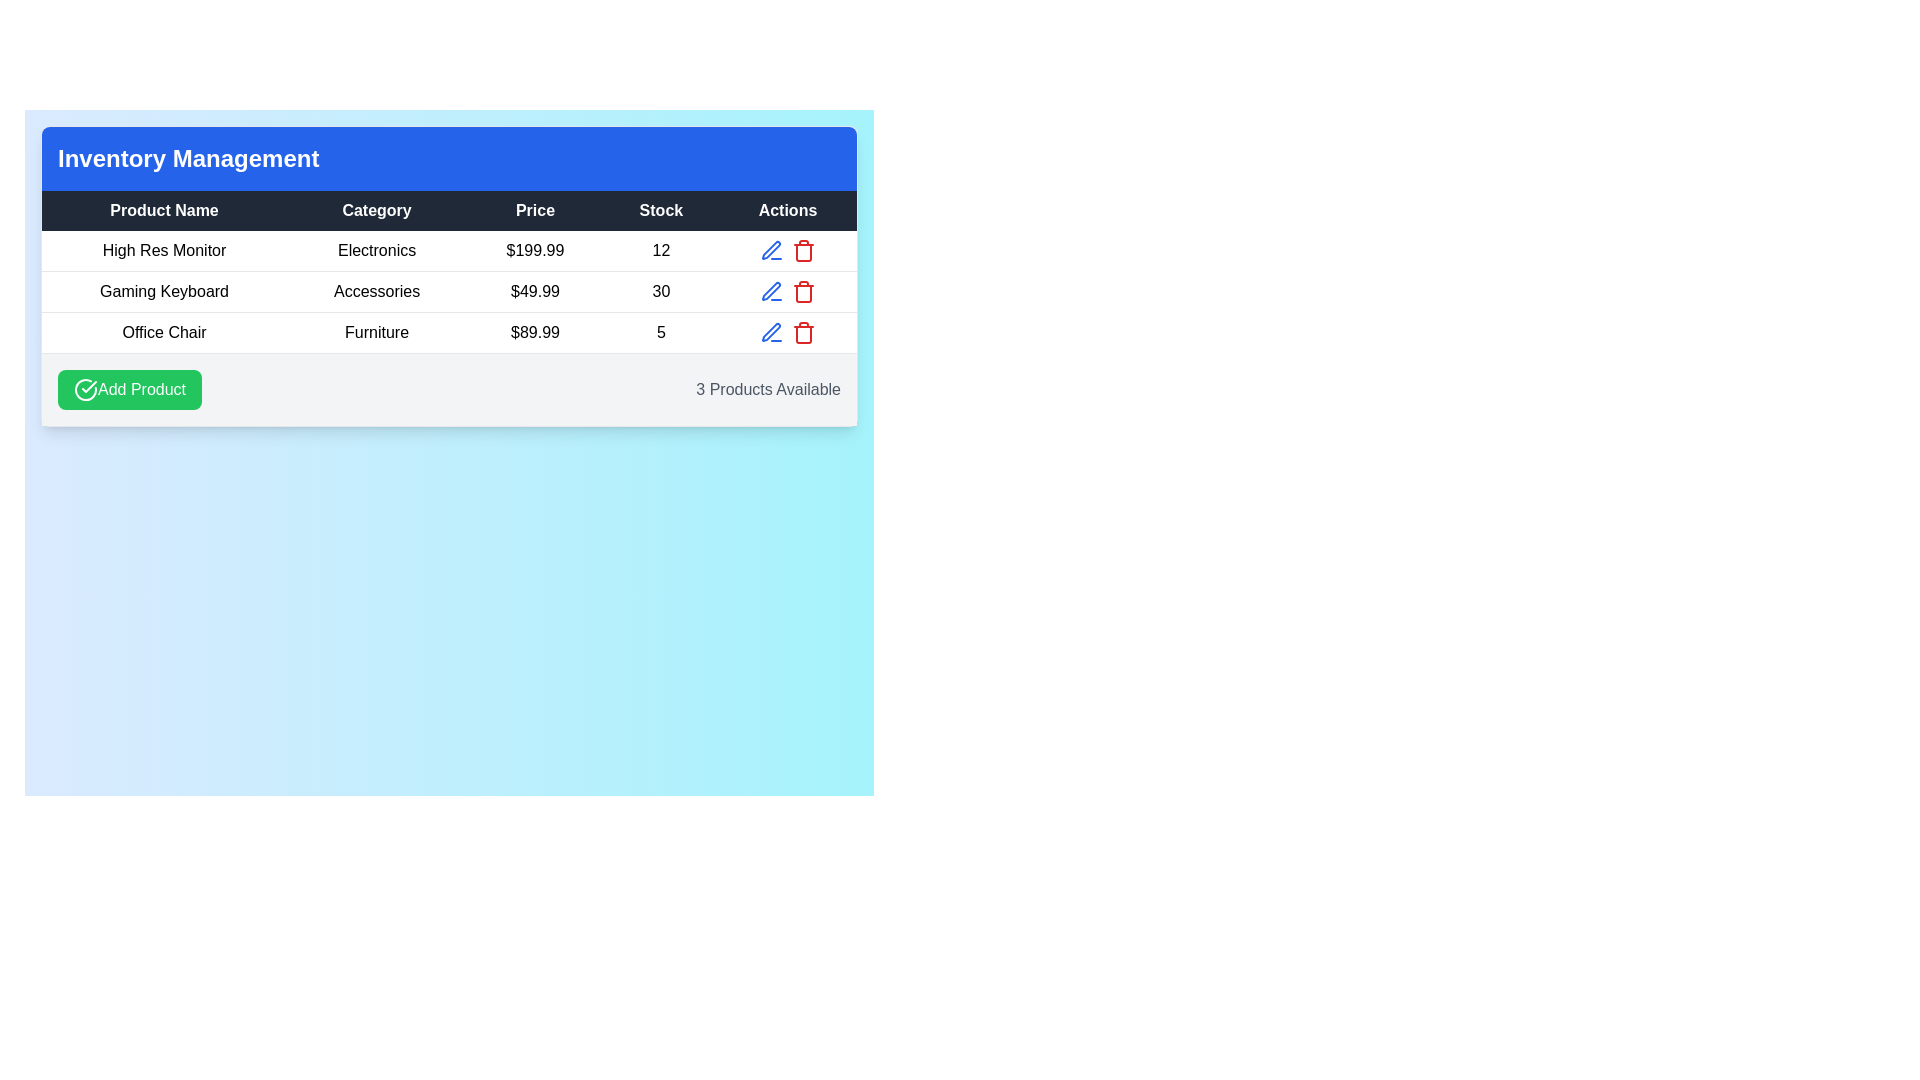 Image resolution: width=1920 pixels, height=1080 pixels. Describe the element at coordinates (535, 331) in the screenshot. I see `the price label displaying '$89.99' for the product 'Office Chair' in the third row of the 'Inventory Management' table` at that location.